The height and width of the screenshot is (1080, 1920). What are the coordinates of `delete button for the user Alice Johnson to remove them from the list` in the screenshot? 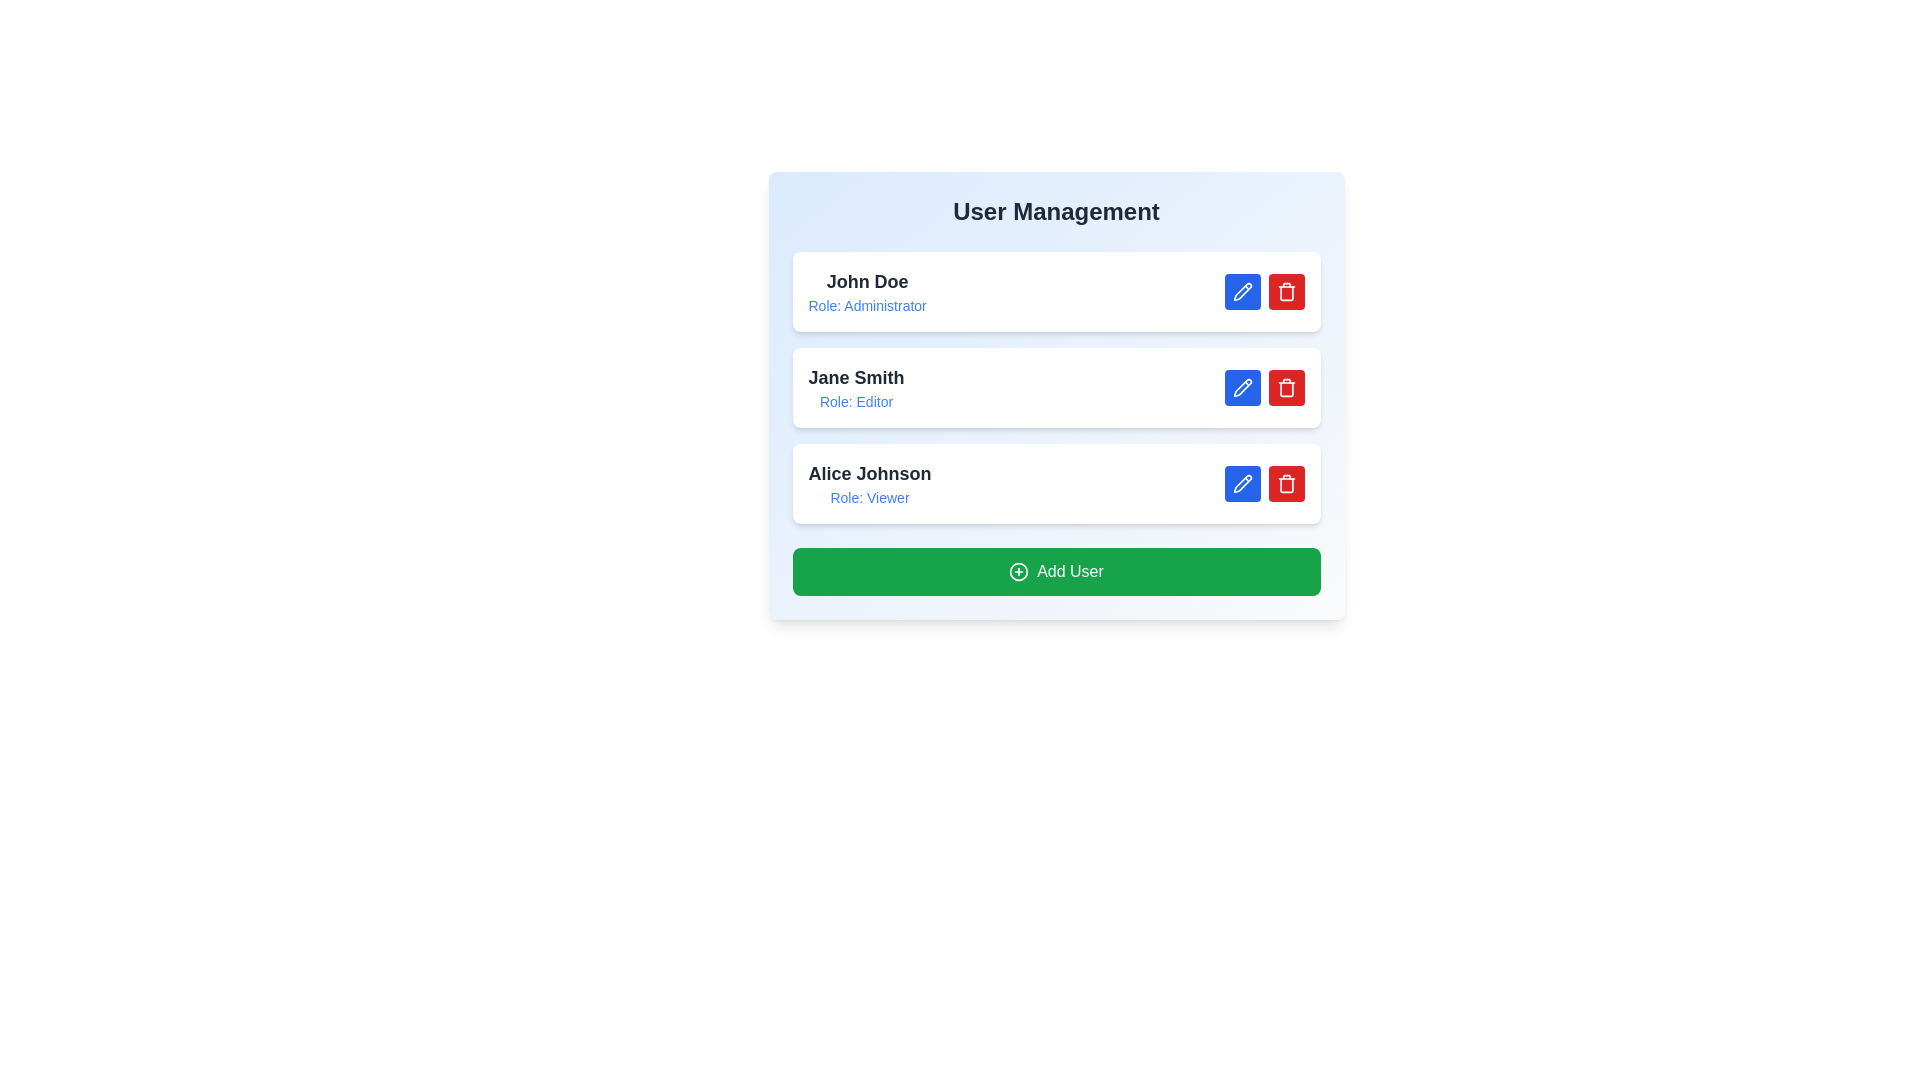 It's located at (1286, 483).